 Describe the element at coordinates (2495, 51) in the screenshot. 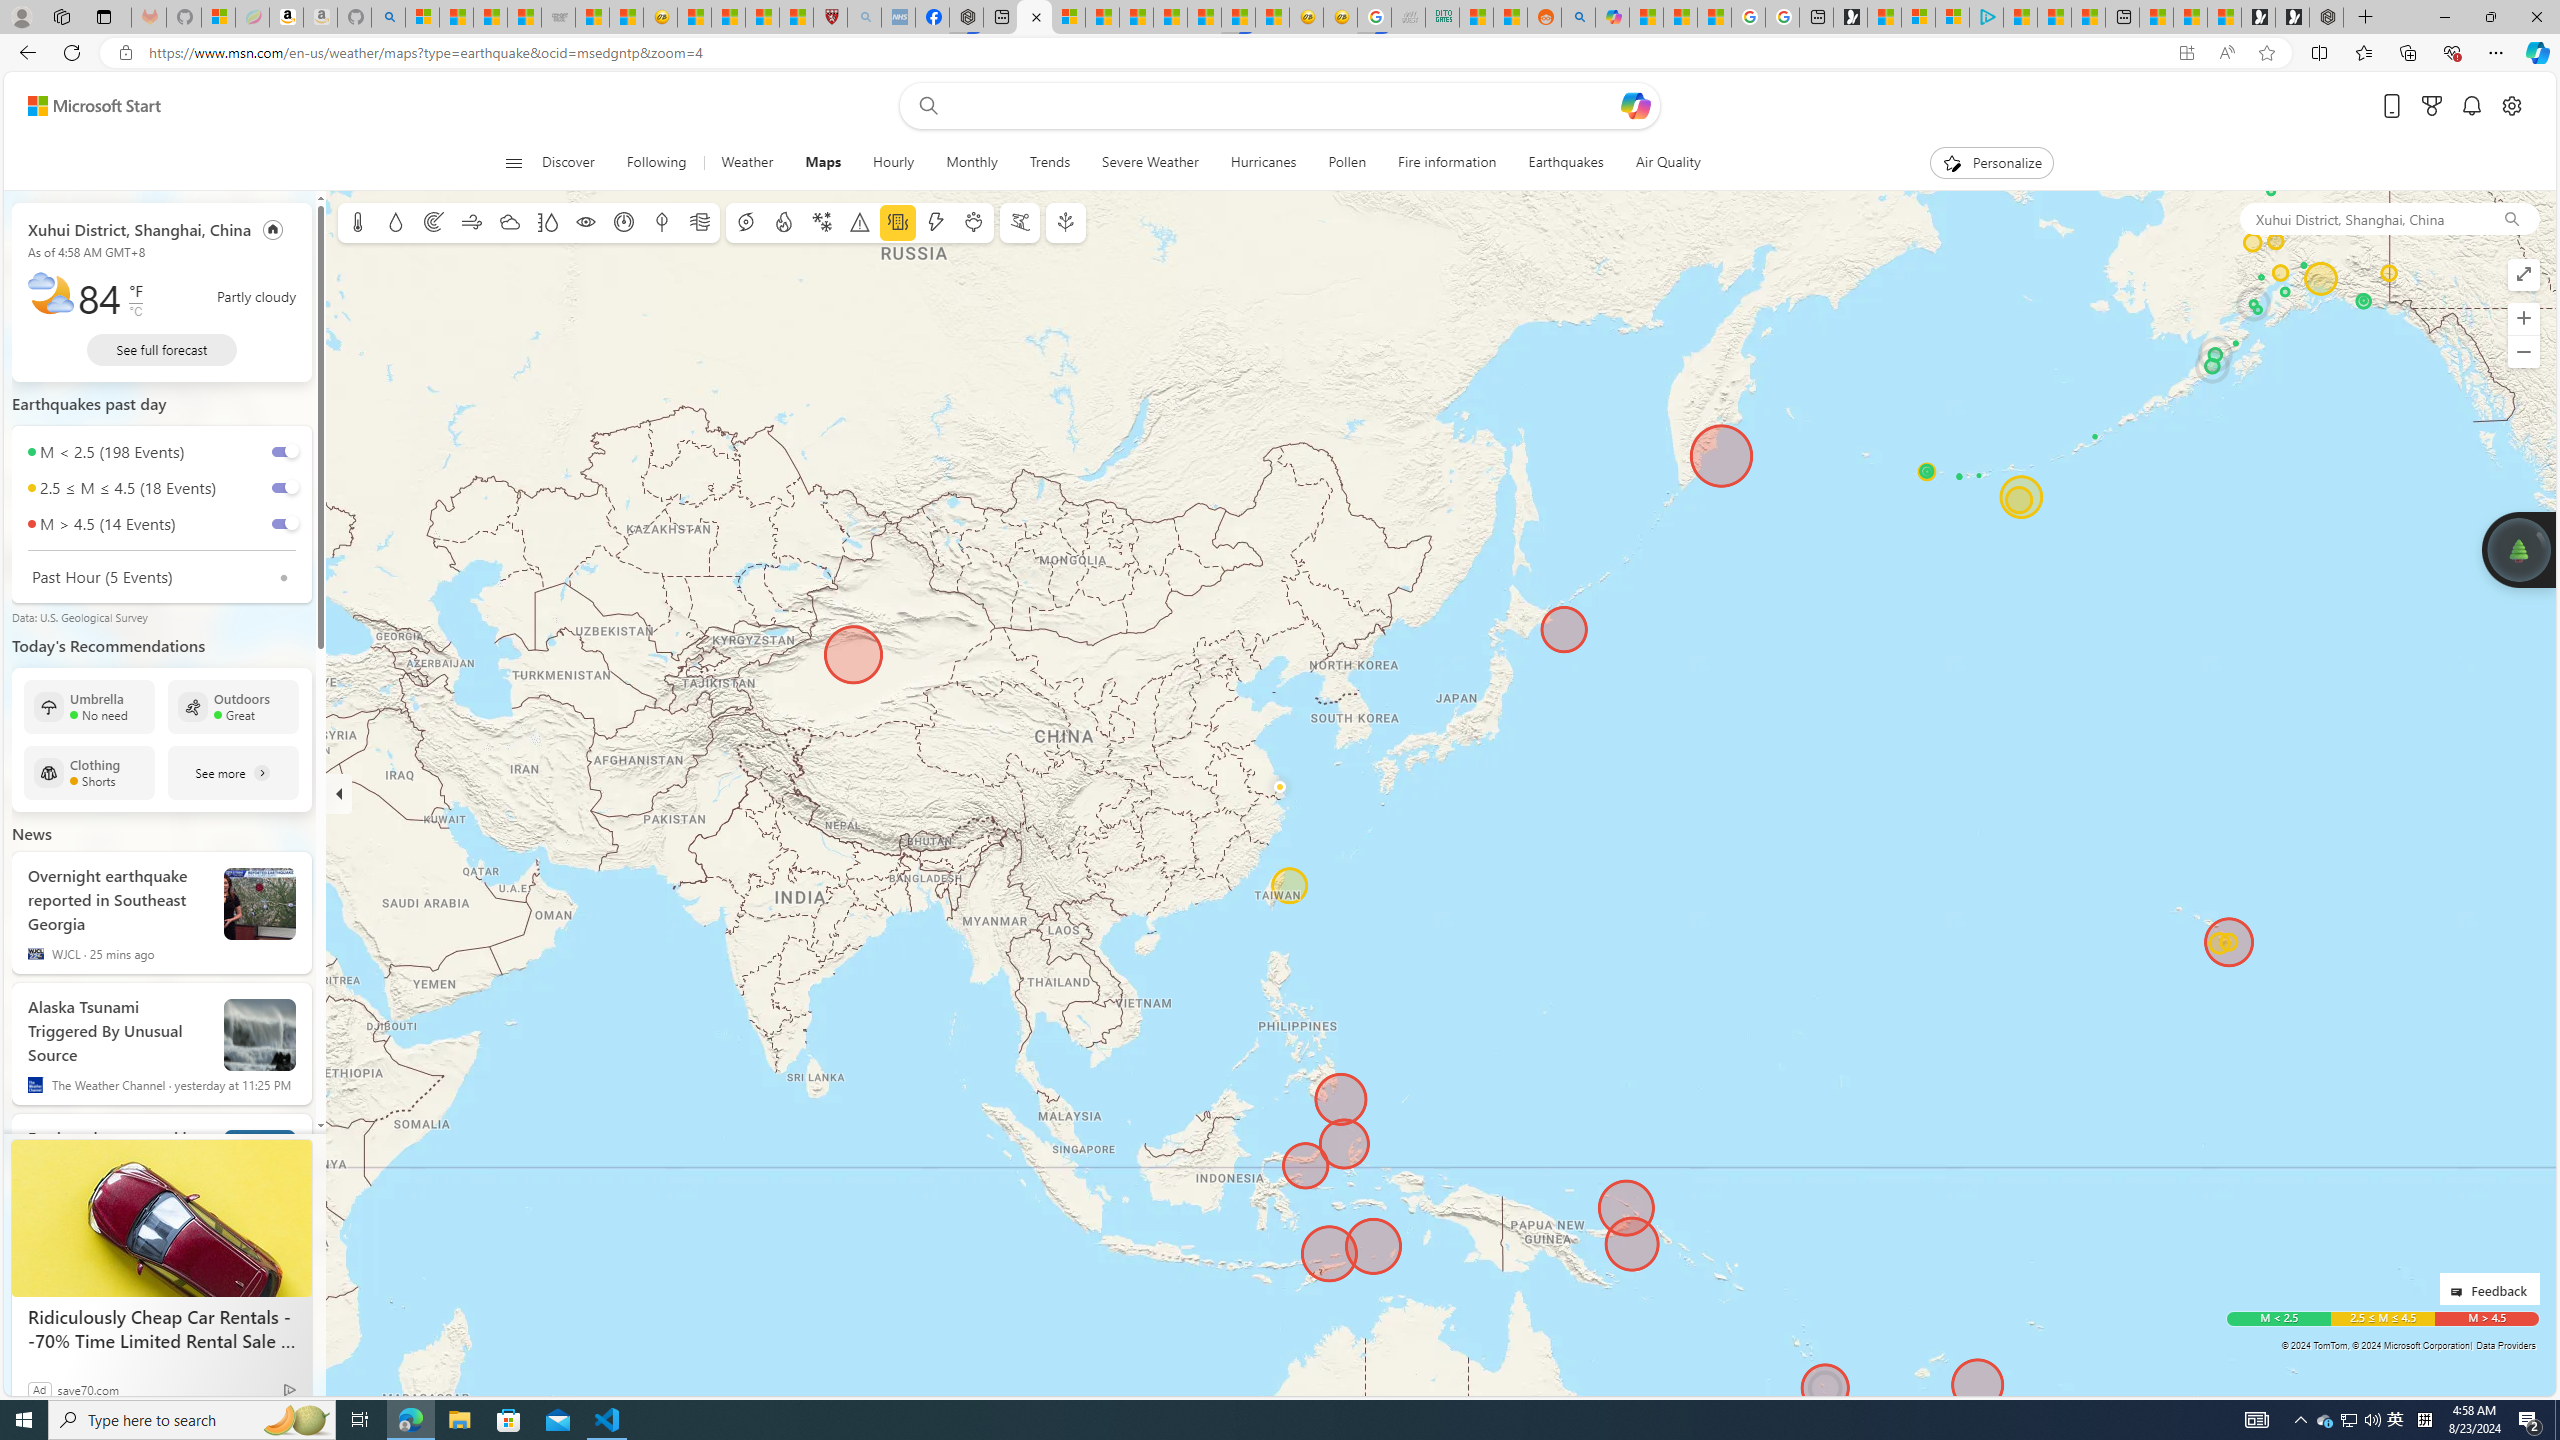

I see `'Settings and more (Alt+F)'` at that location.